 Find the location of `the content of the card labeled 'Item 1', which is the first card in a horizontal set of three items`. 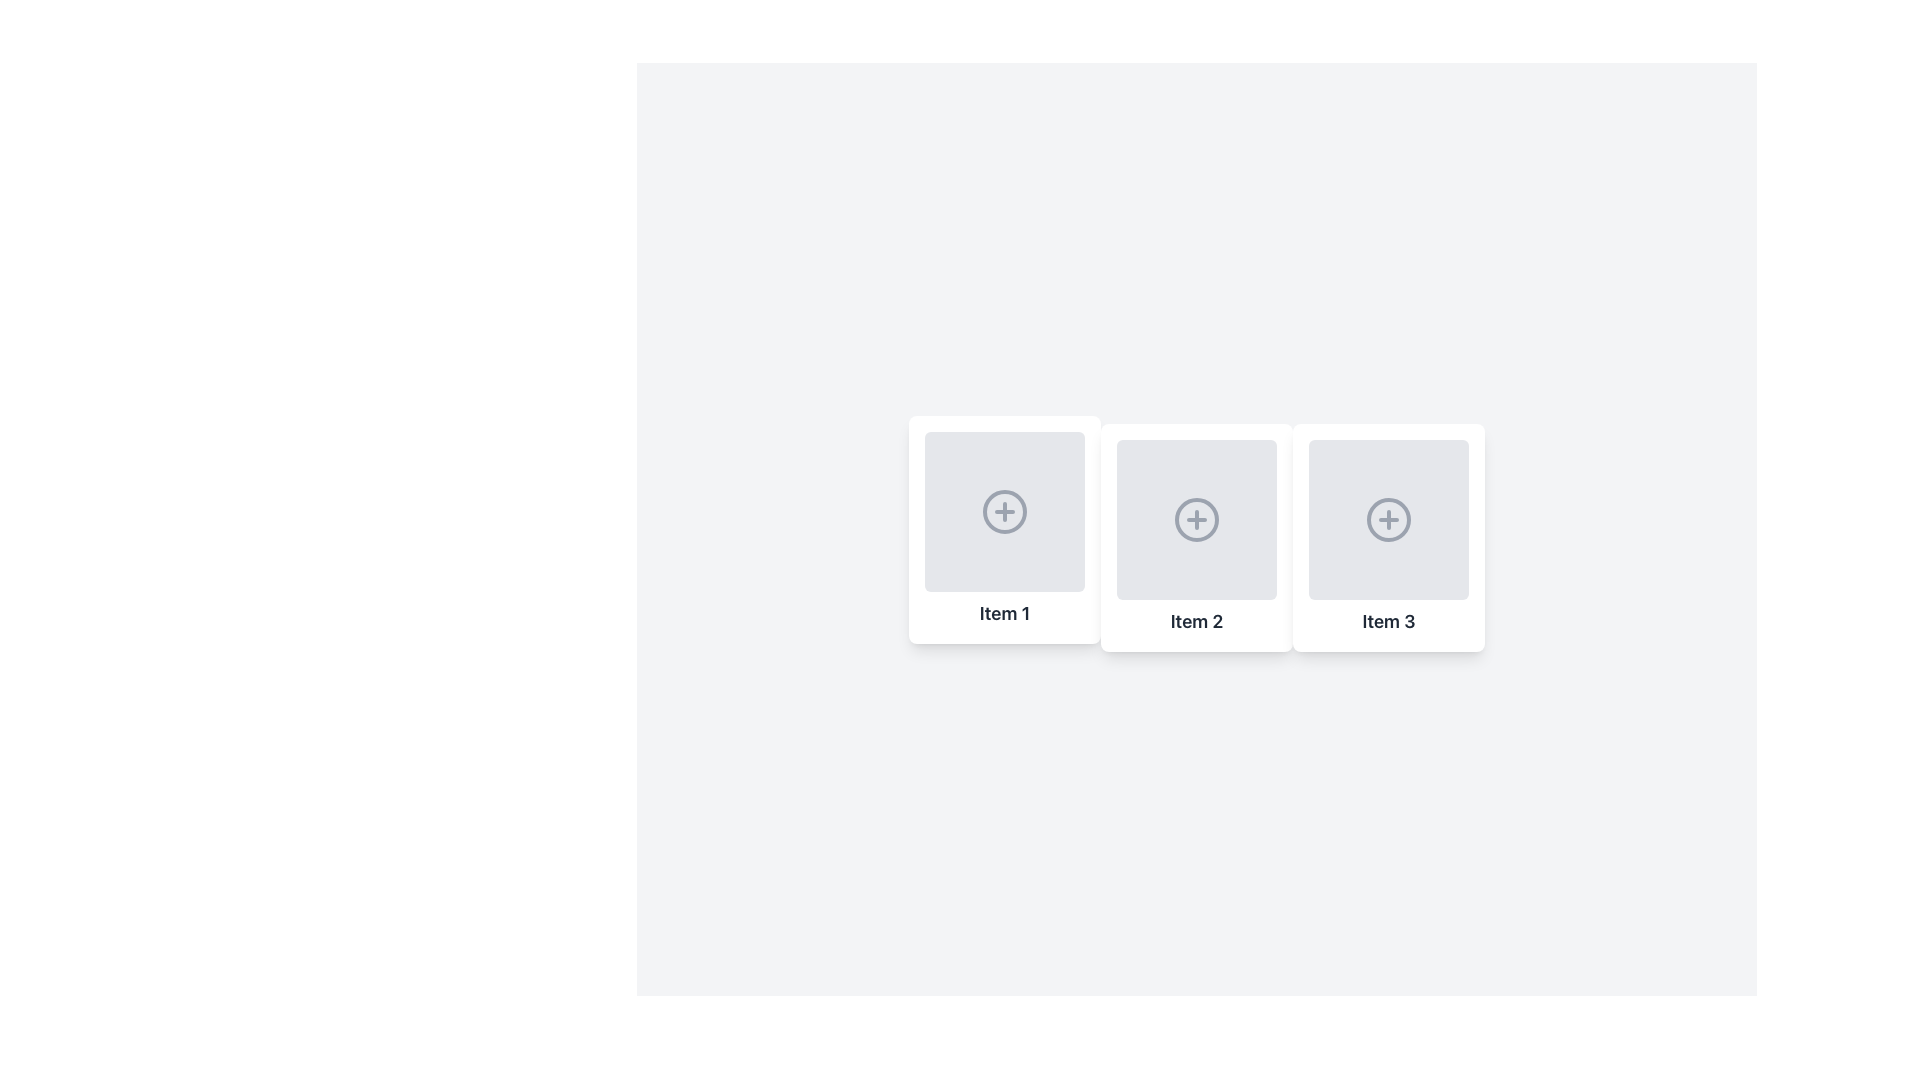

the content of the card labeled 'Item 1', which is the first card in a horizontal set of three items is located at coordinates (1004, 528).